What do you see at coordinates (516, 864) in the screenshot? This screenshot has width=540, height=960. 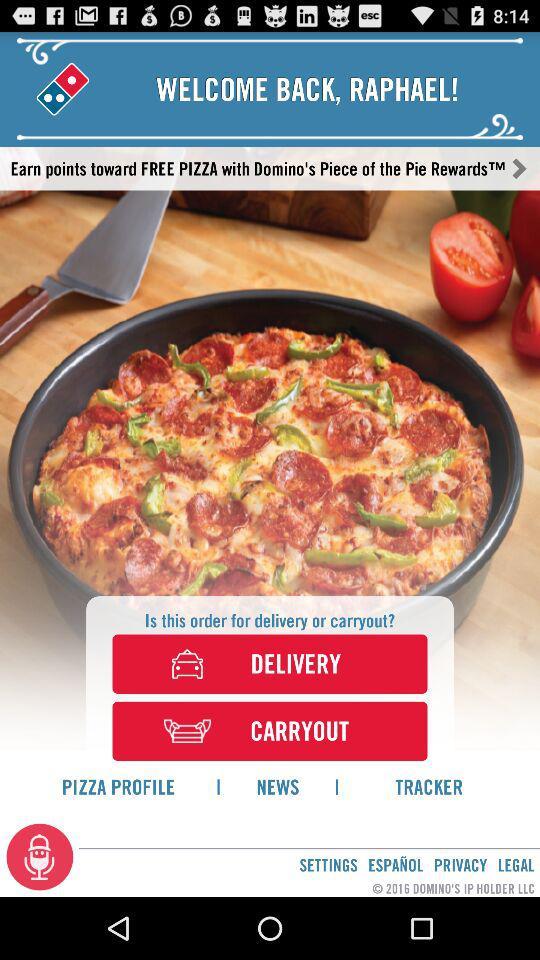 I see `app to the right of privacy item` at bounding box center [516, 864].